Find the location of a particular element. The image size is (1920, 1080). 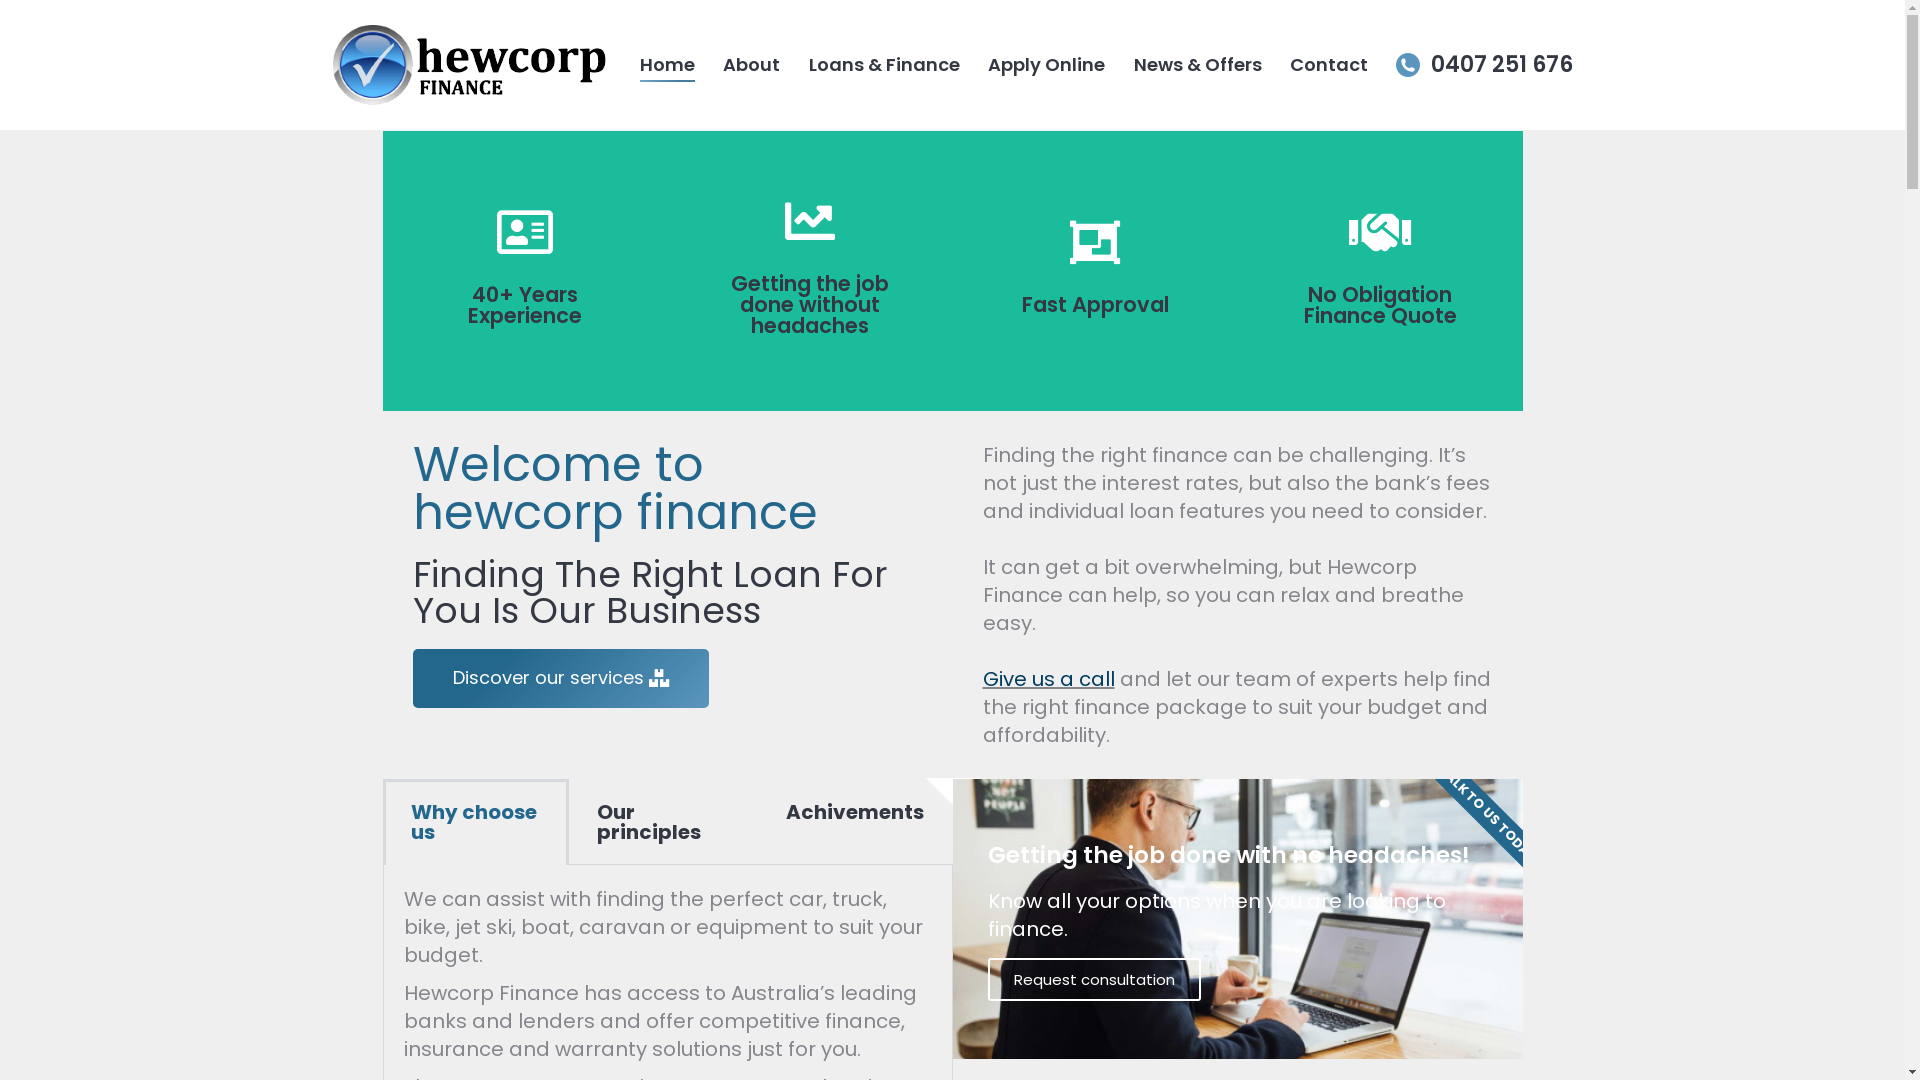

'Give us a call' is located at coordinates (1046, 677).